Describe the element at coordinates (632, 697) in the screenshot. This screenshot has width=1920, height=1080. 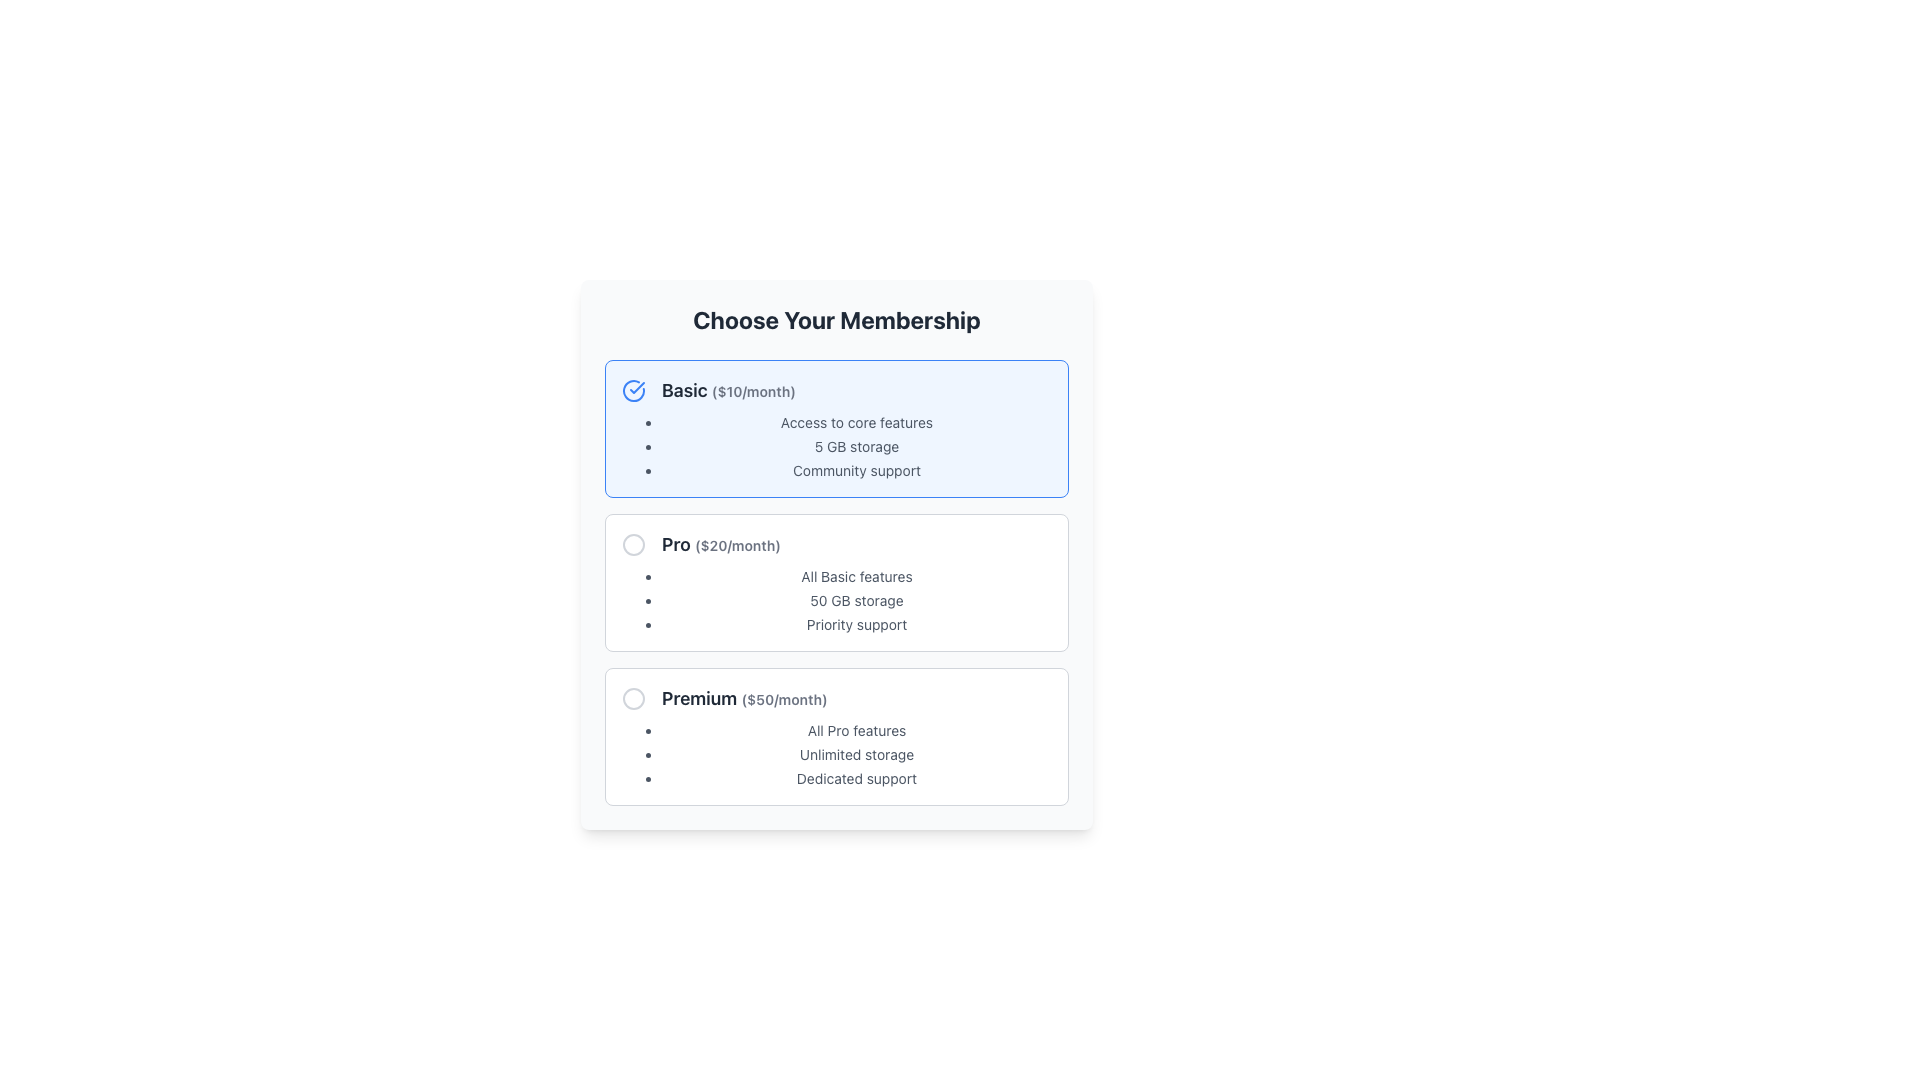
I see `Premium membership icon, which visually indicates the selection or availability state of the subscription option, by using developer tools` at that location.